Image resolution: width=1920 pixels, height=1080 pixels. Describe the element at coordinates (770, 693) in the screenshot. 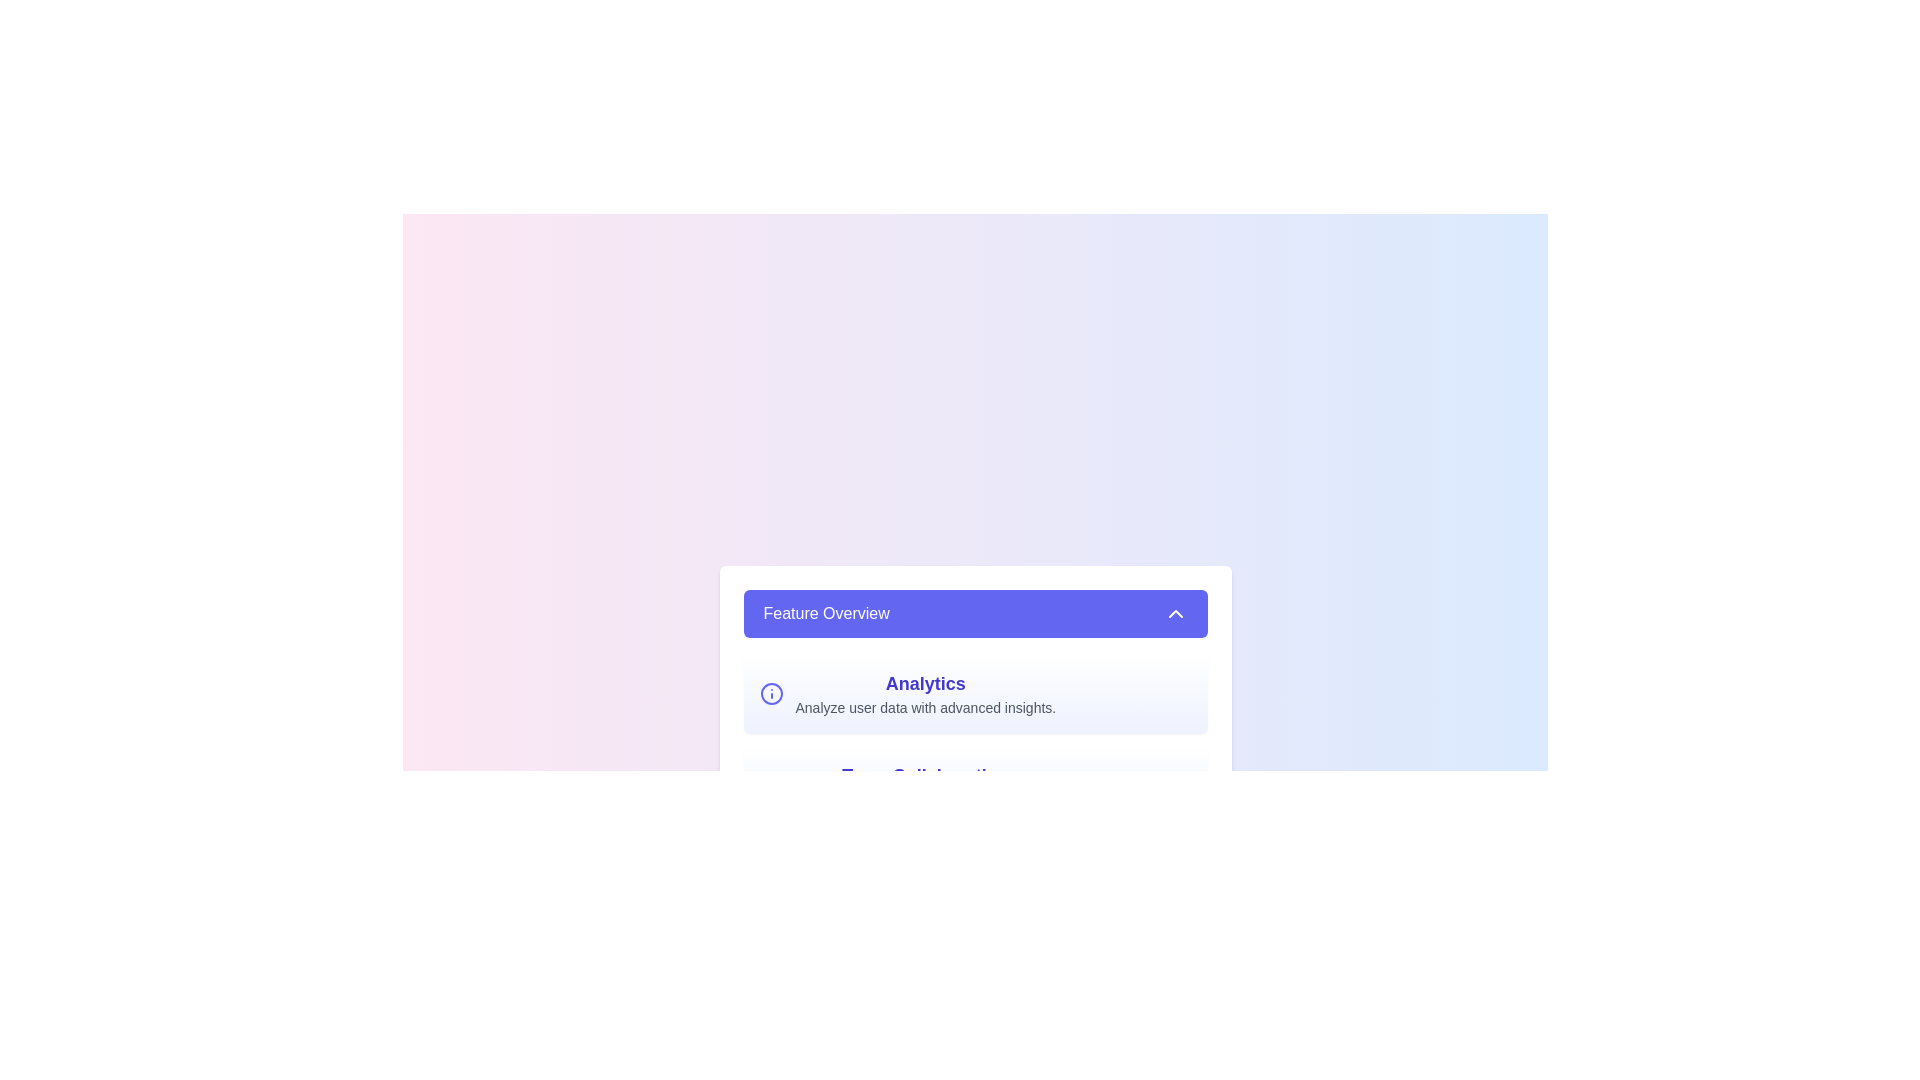

I see `the blue information icon, which is styled as an SVG with a circular outline and 'i' character, located at the top-left of the 'Analytics' card` at that location.